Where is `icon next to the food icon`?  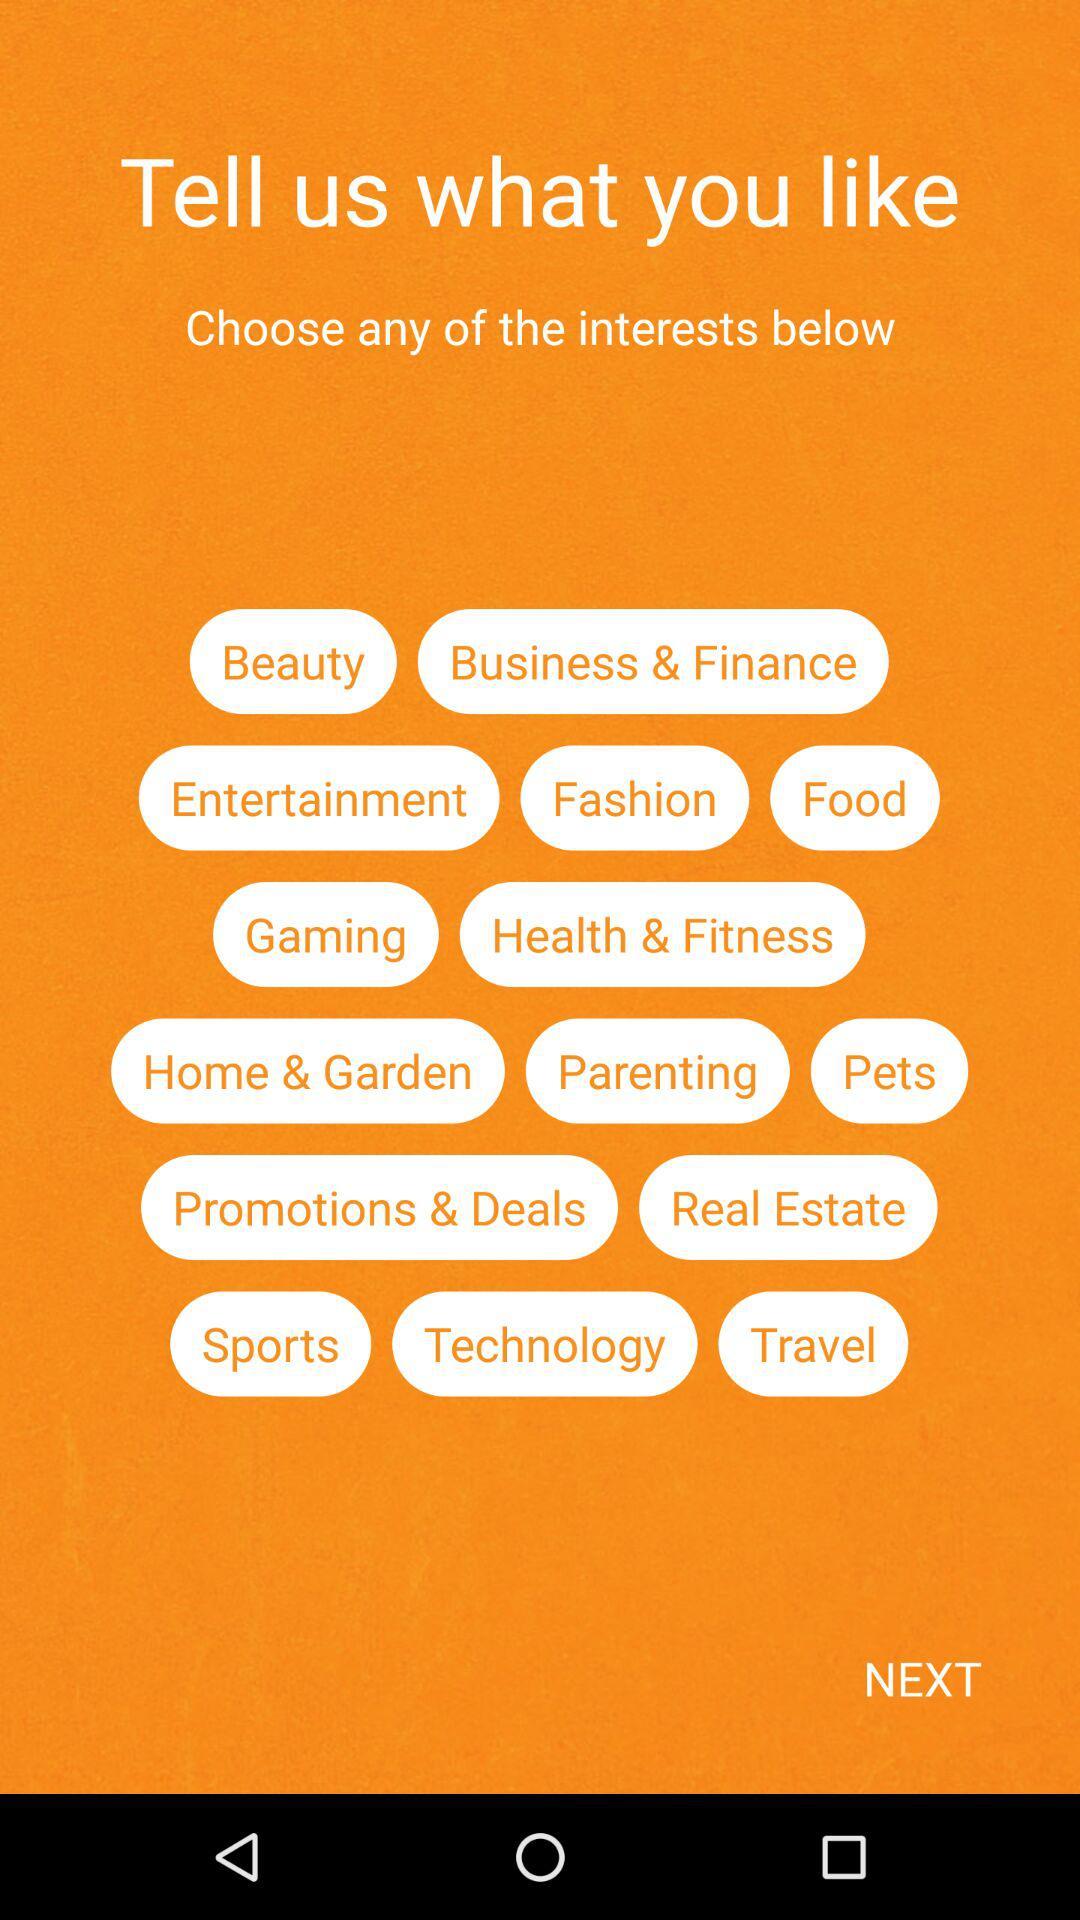 icon next to the food icon is located at coordinates (634, 796).